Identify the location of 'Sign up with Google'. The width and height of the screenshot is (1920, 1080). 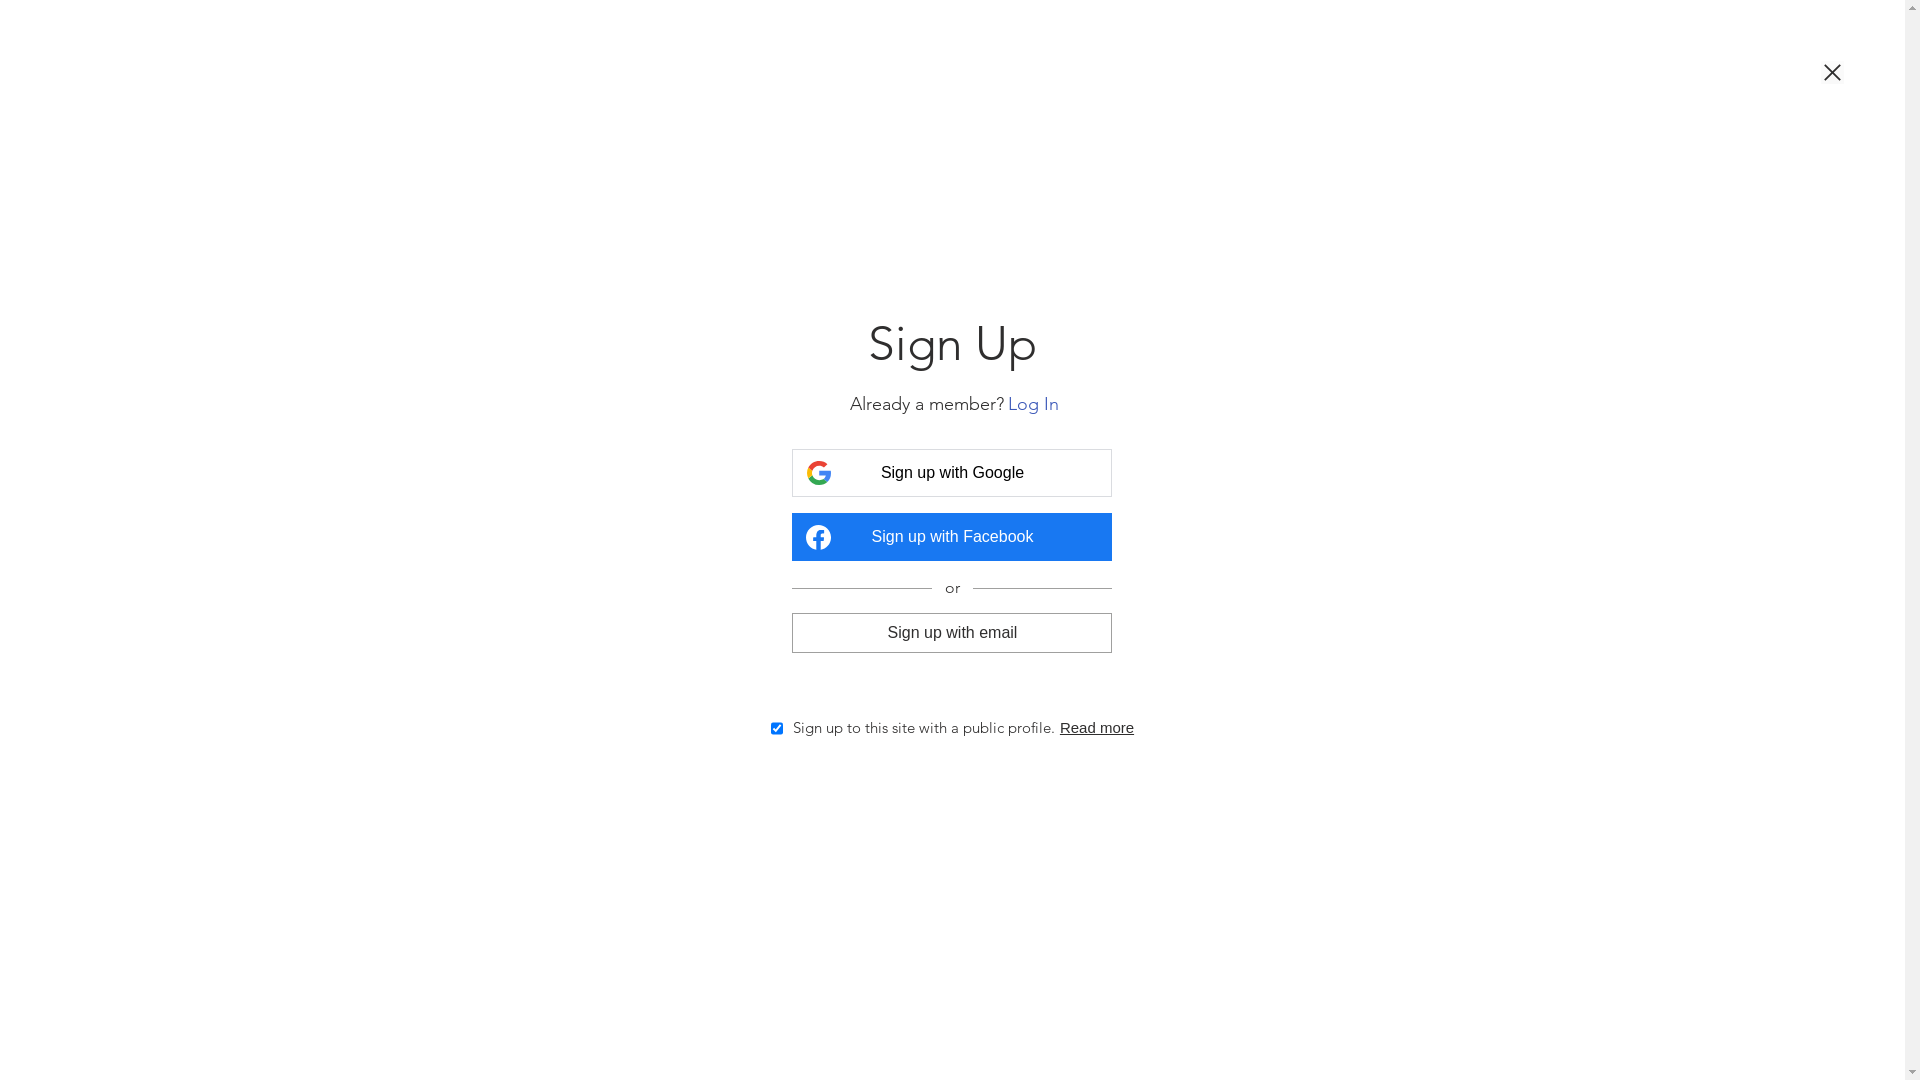
(950, 473).